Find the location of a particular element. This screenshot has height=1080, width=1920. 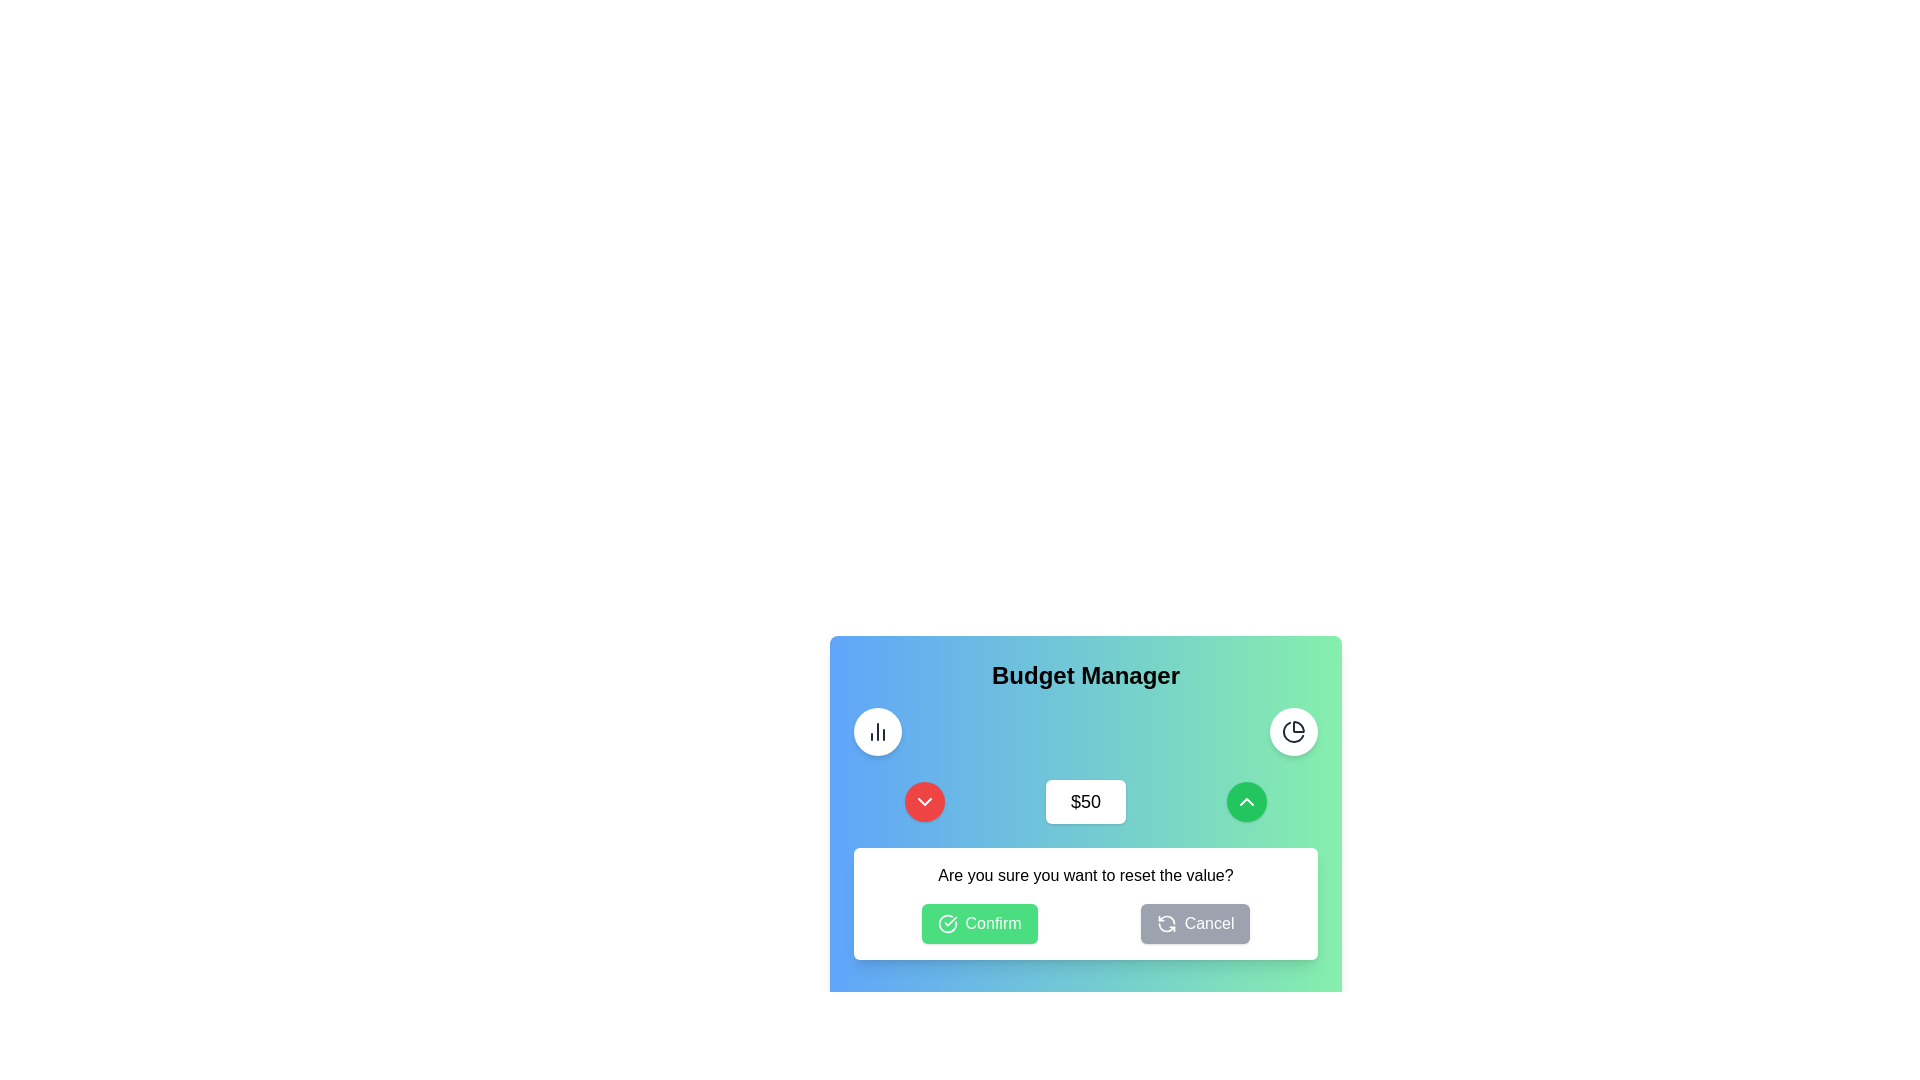

the stylized vertical bar chart icon within the circular button on the top-left side of the card interface is located at coordinates (878, 732).